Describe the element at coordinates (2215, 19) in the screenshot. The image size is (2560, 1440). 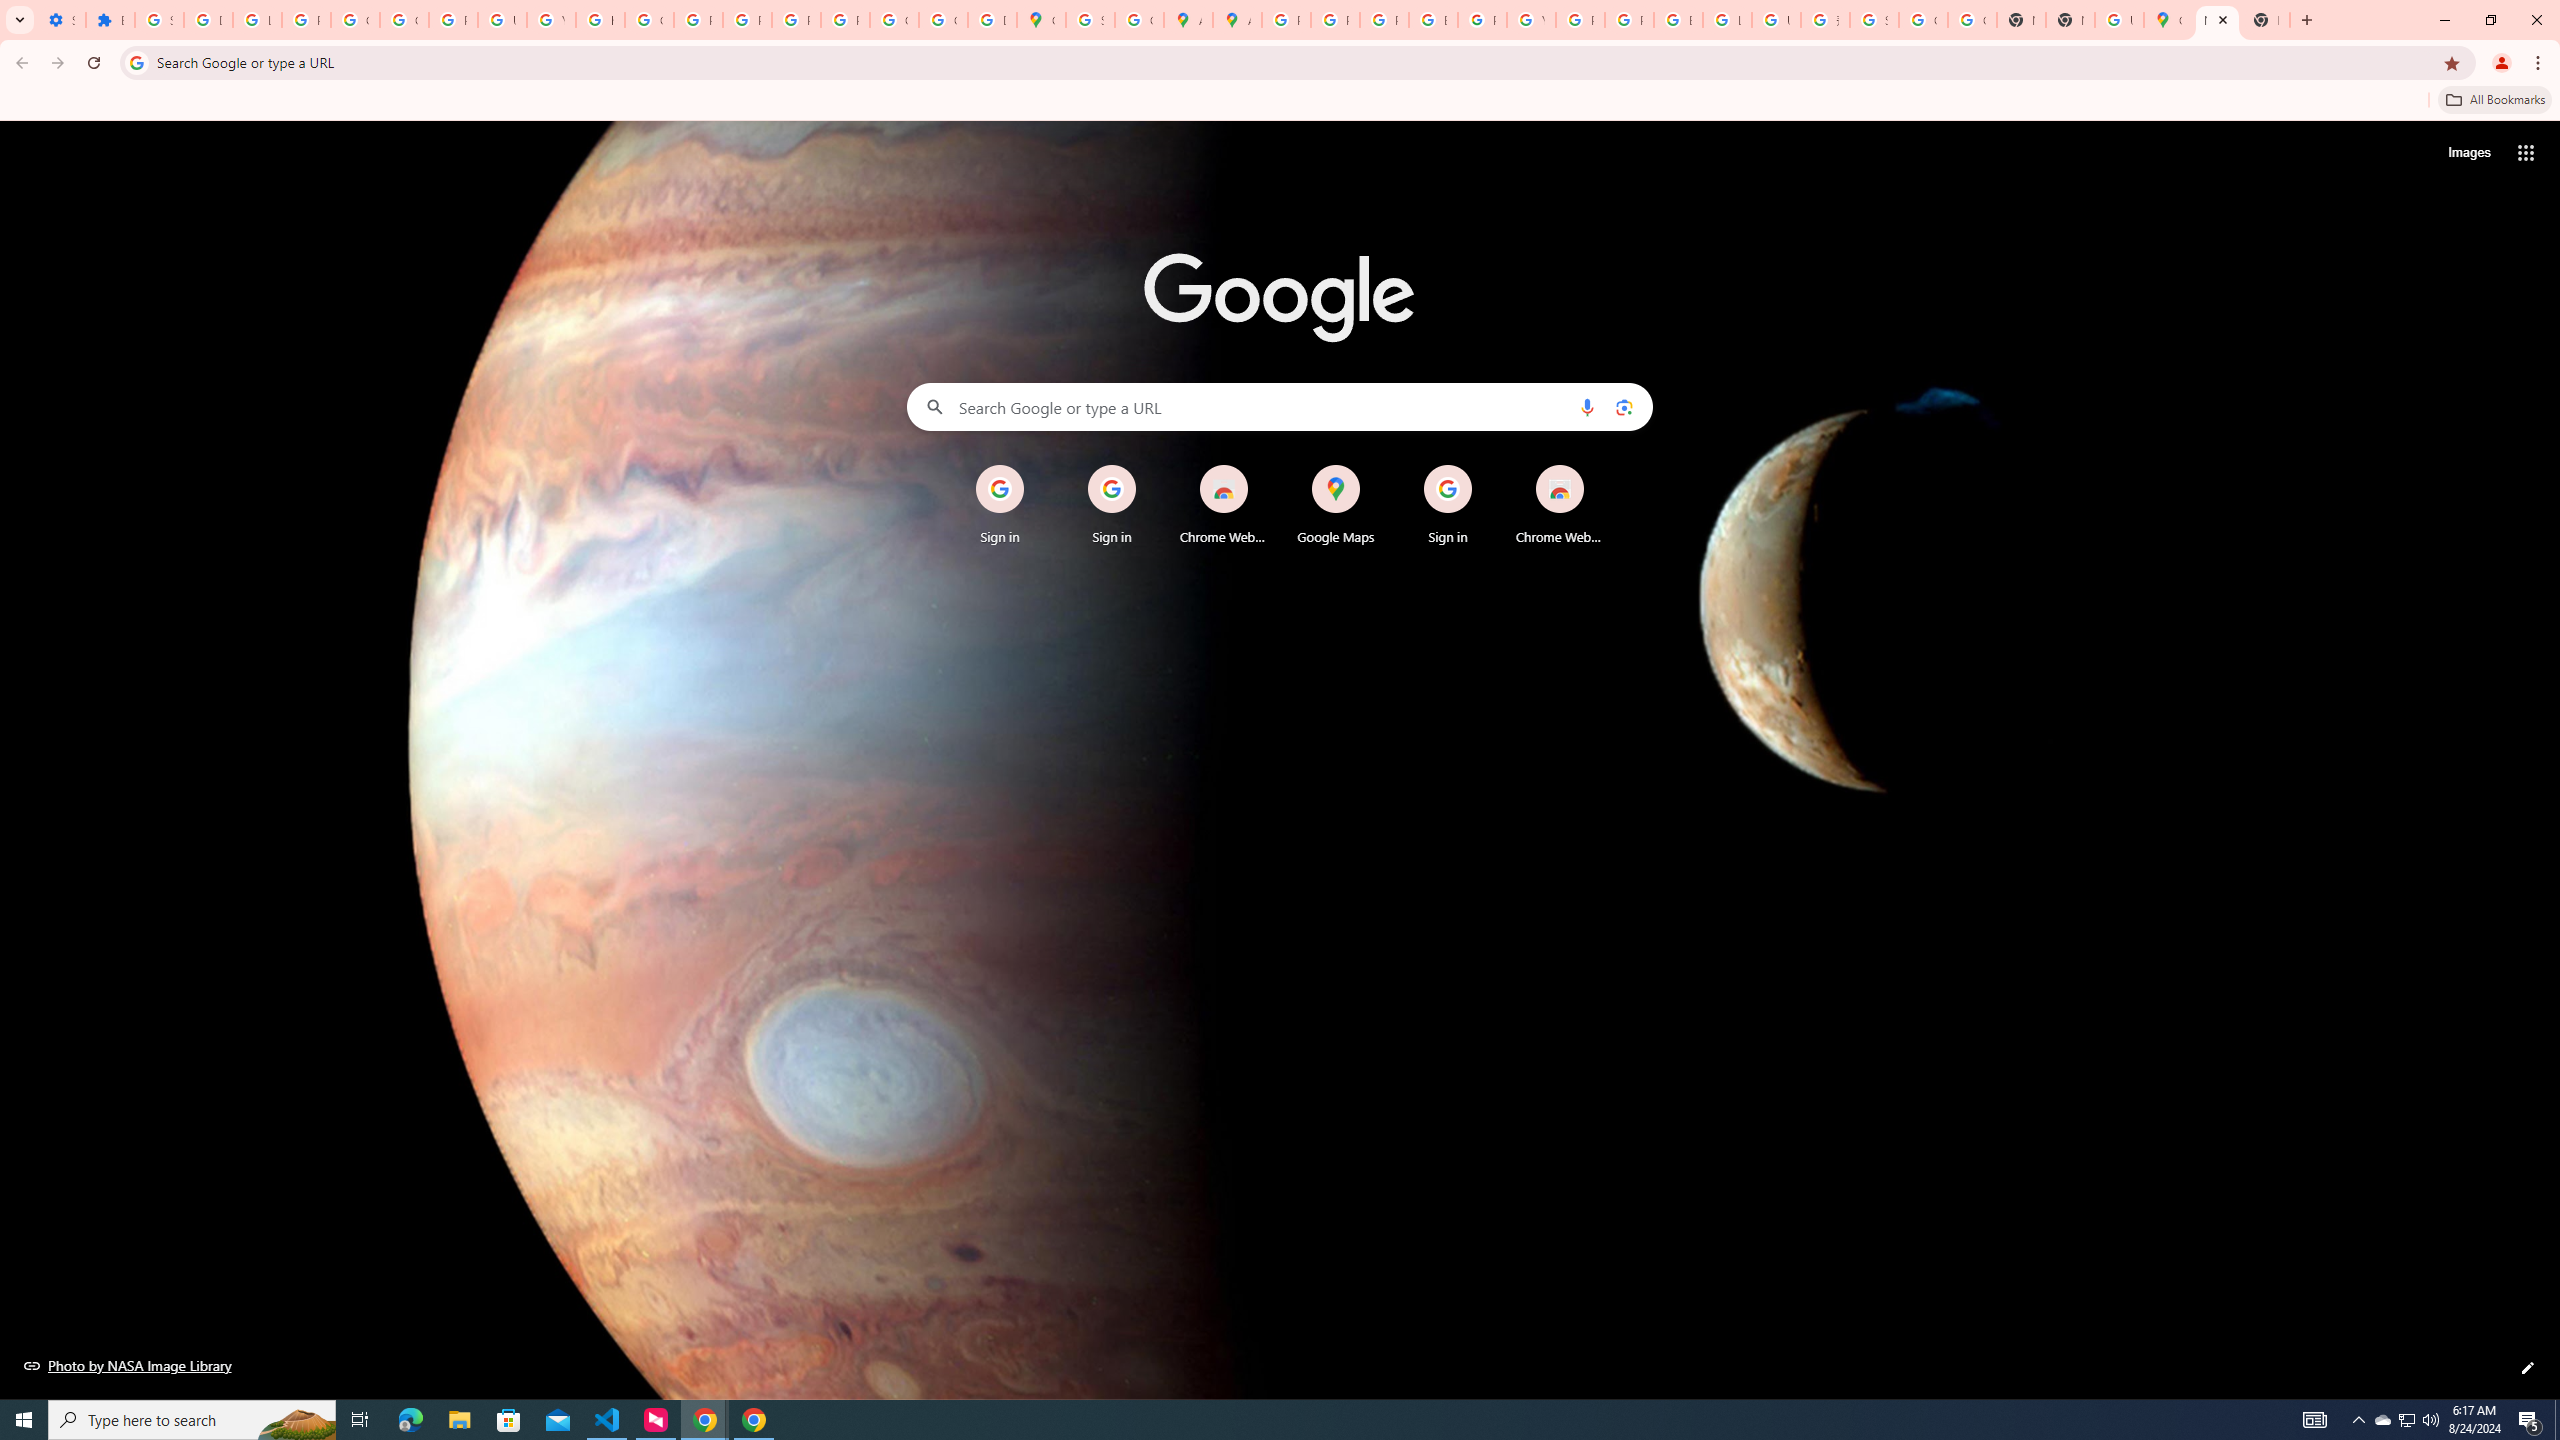
I see `'New Tab'` at that location.